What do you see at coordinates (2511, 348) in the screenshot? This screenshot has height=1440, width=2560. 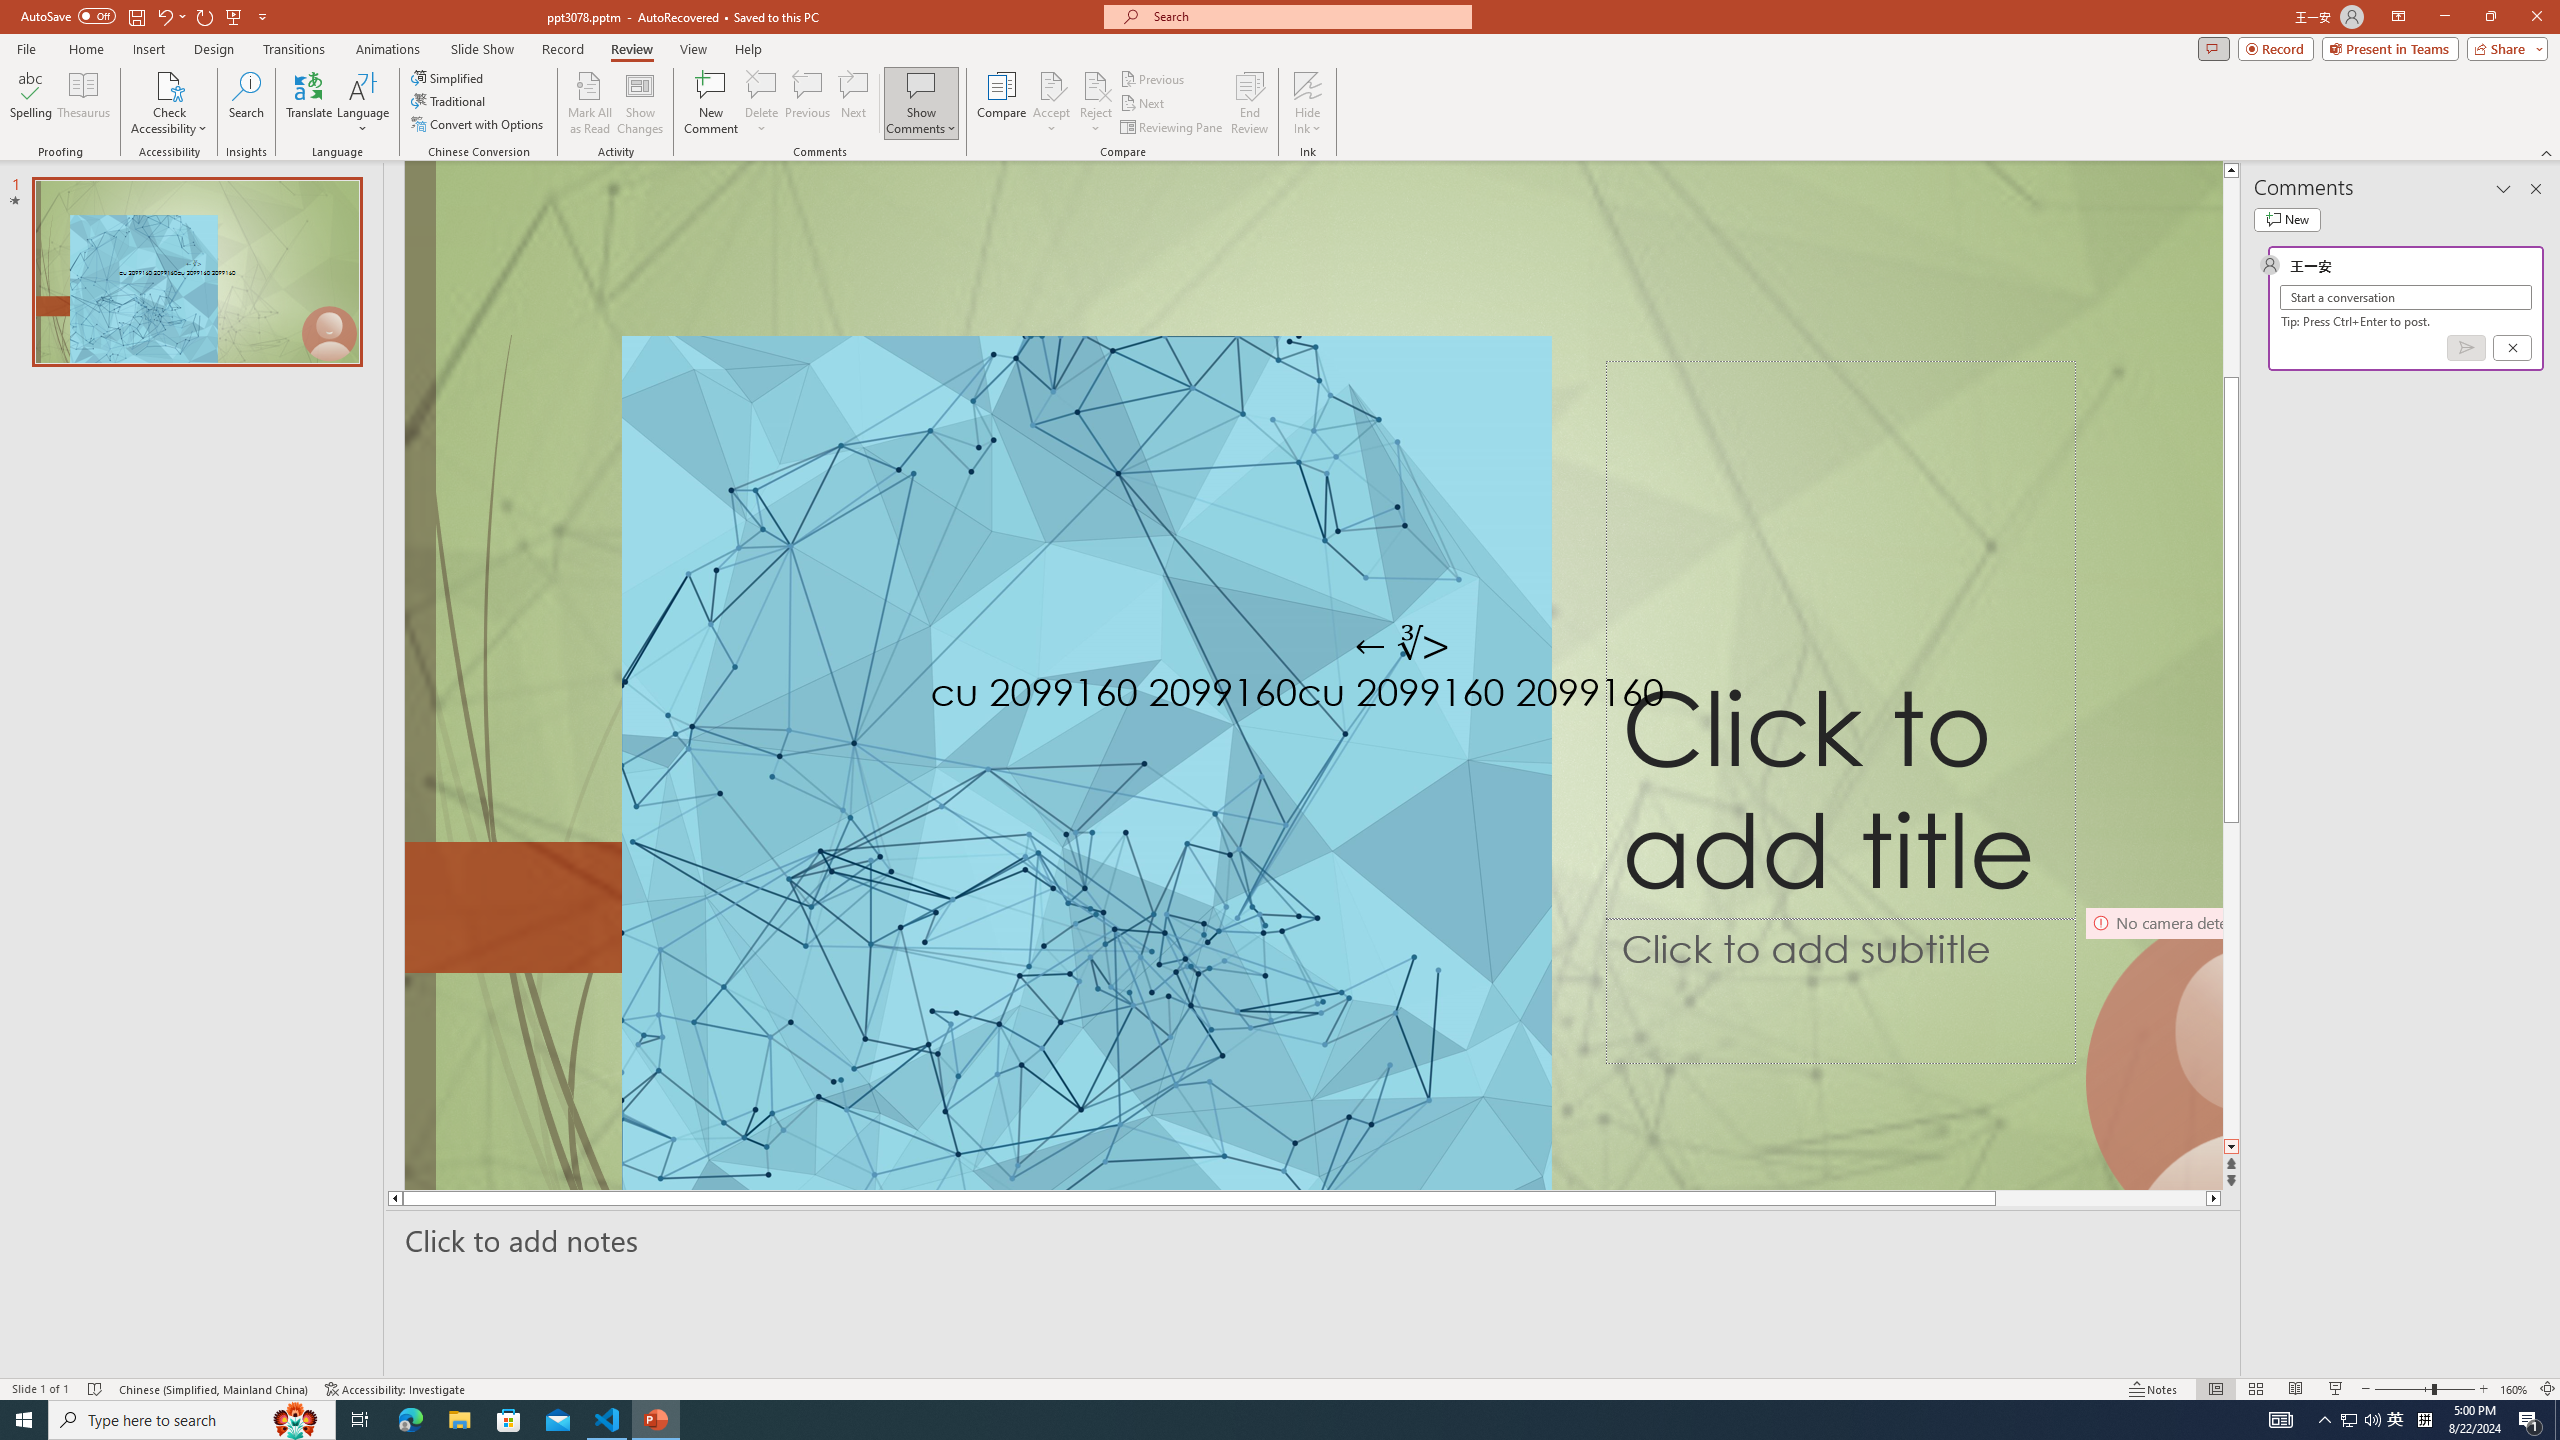 I see `'Cancel'` at bounding box center [2511, 348].